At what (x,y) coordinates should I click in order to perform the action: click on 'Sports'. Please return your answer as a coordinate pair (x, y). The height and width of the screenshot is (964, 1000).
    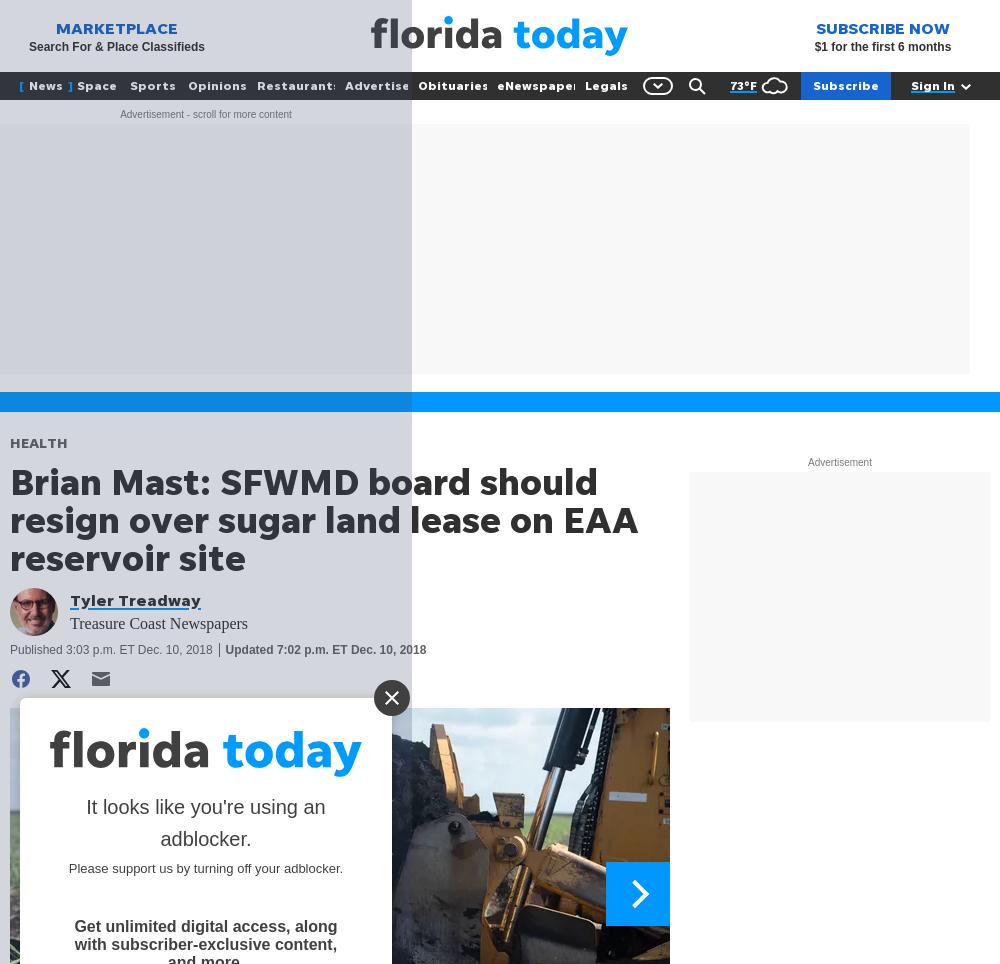
    Looking at the image, I should click on (152, 84).